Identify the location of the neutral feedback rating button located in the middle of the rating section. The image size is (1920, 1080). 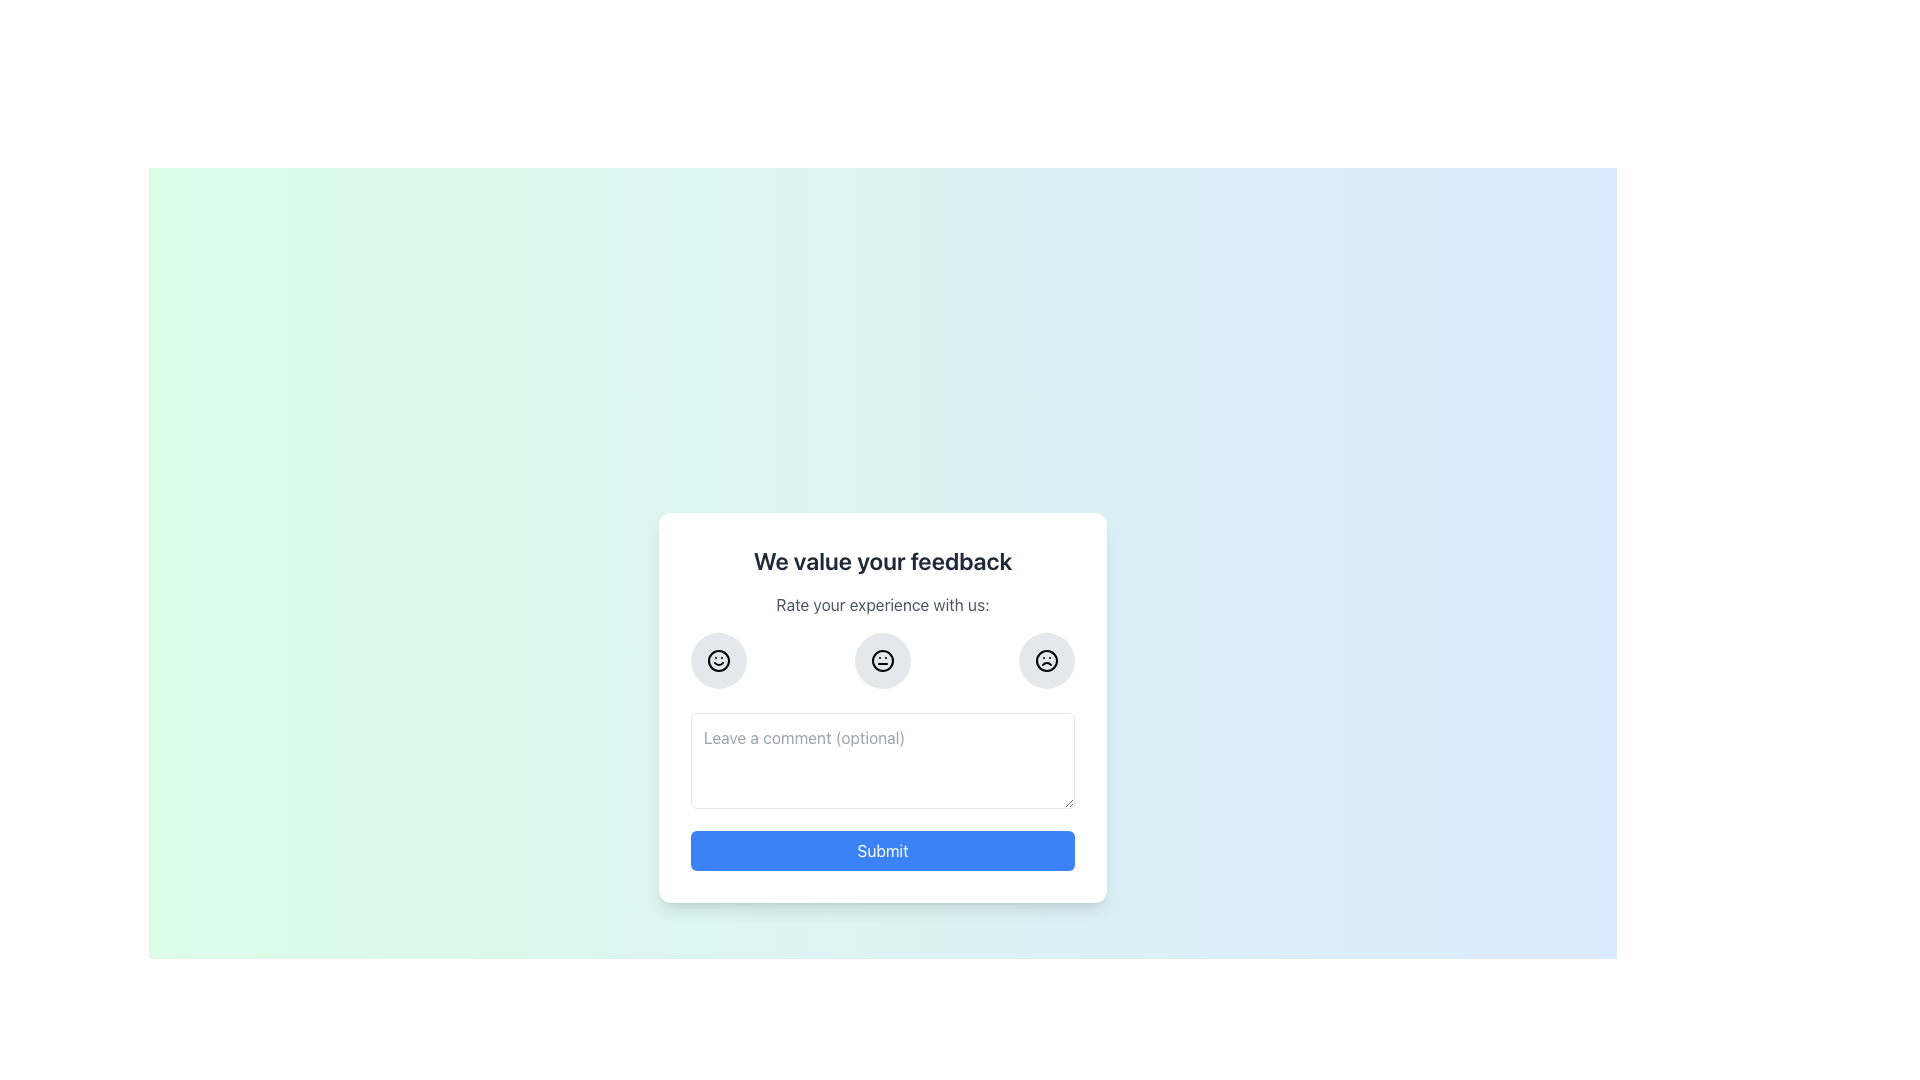
(882, 660).